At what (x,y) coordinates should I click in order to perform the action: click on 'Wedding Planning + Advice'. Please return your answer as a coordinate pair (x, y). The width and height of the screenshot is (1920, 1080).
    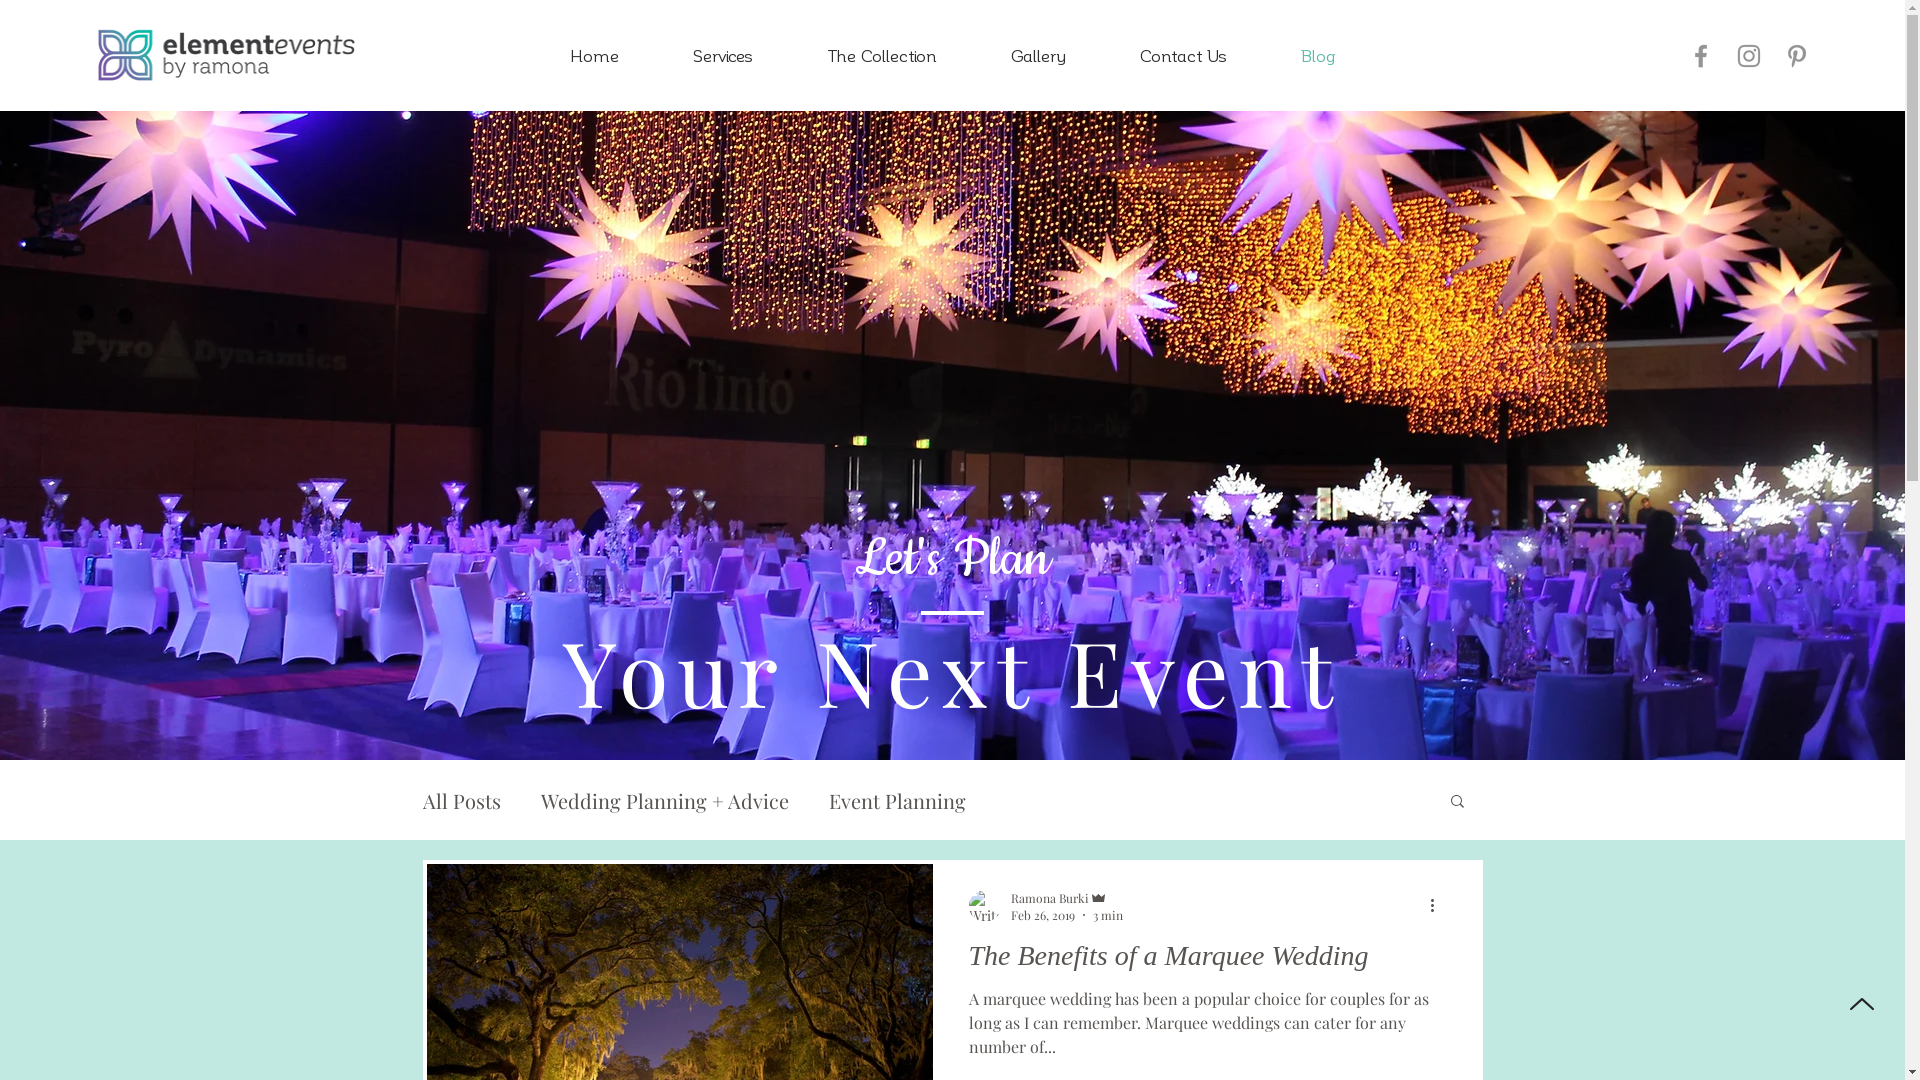
    Looking at the image, I should click on (663, 798).